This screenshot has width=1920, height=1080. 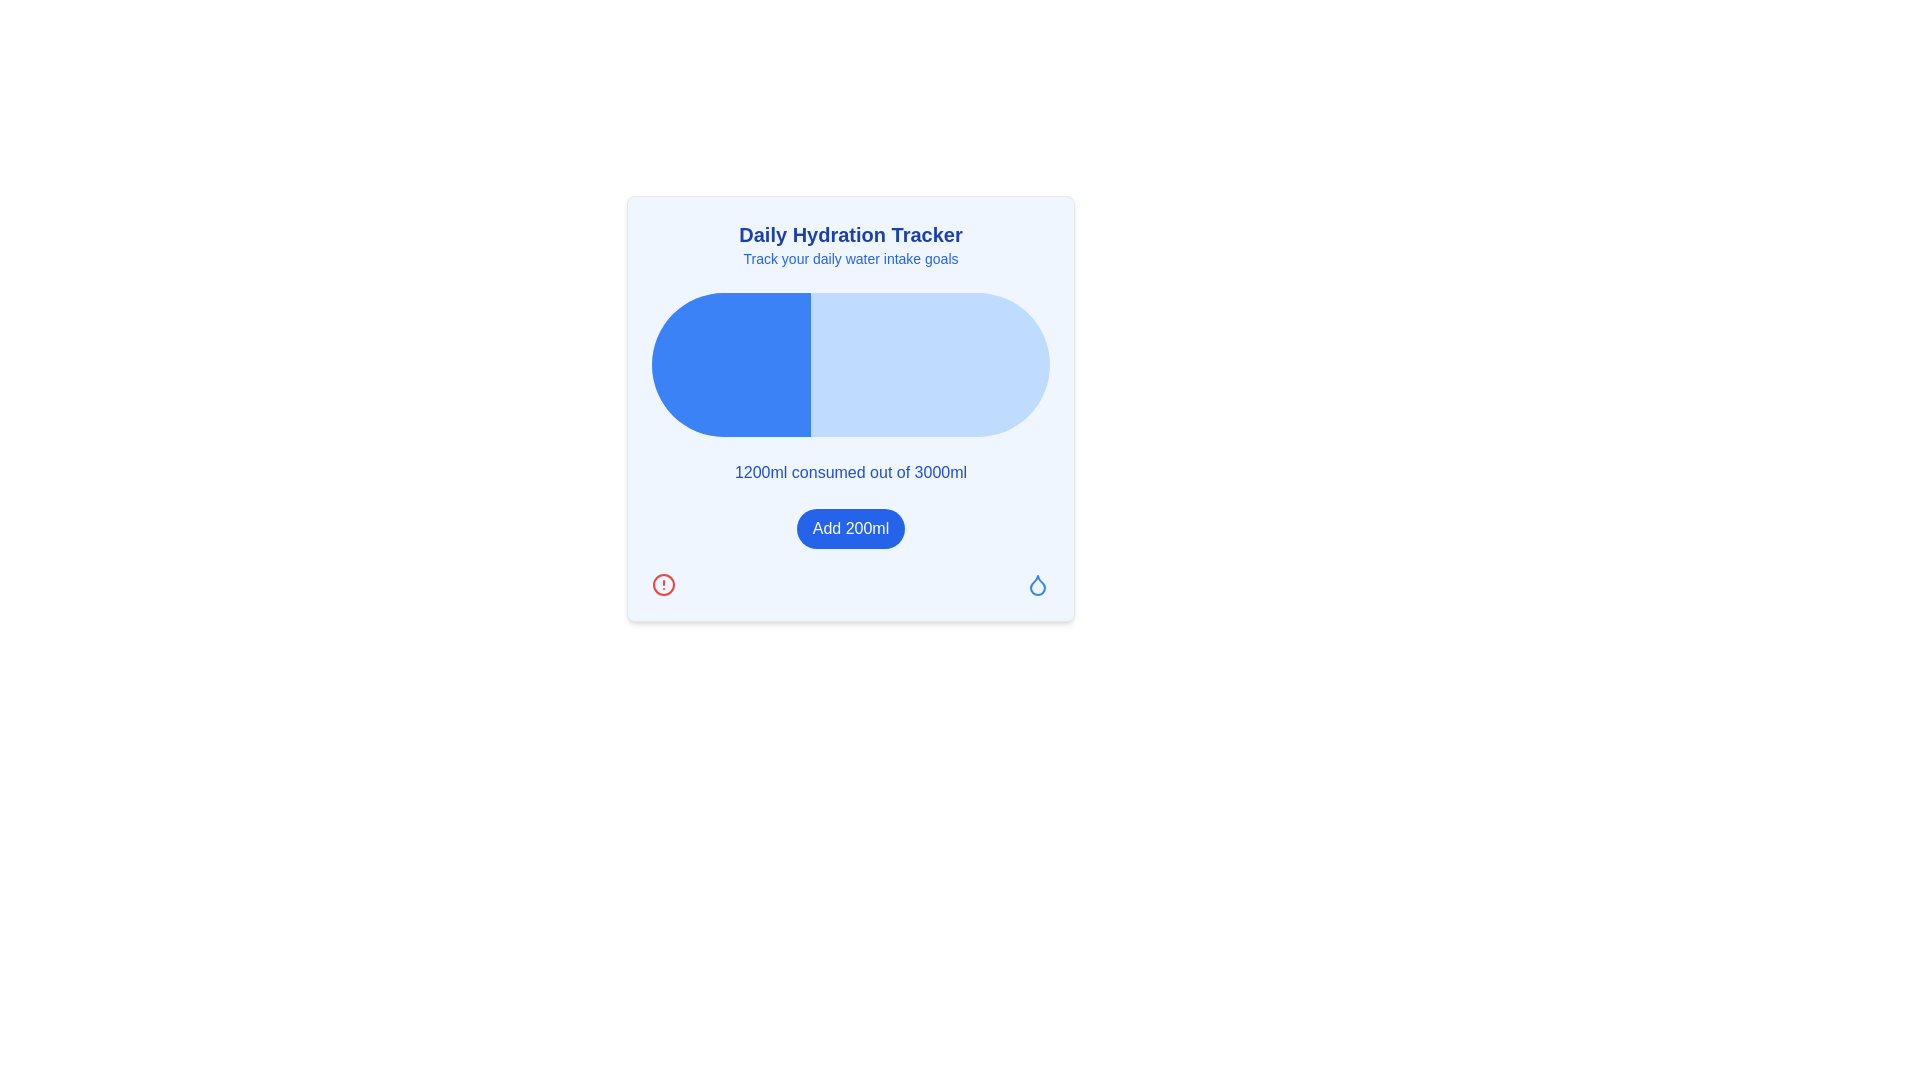 What do you see at coordinates (663, 585) in the screenshot?
I see `the alert icon located in the bottom-left corner of the card, which serves as an indicator or alert symbol` at bounding box center [663, 585].